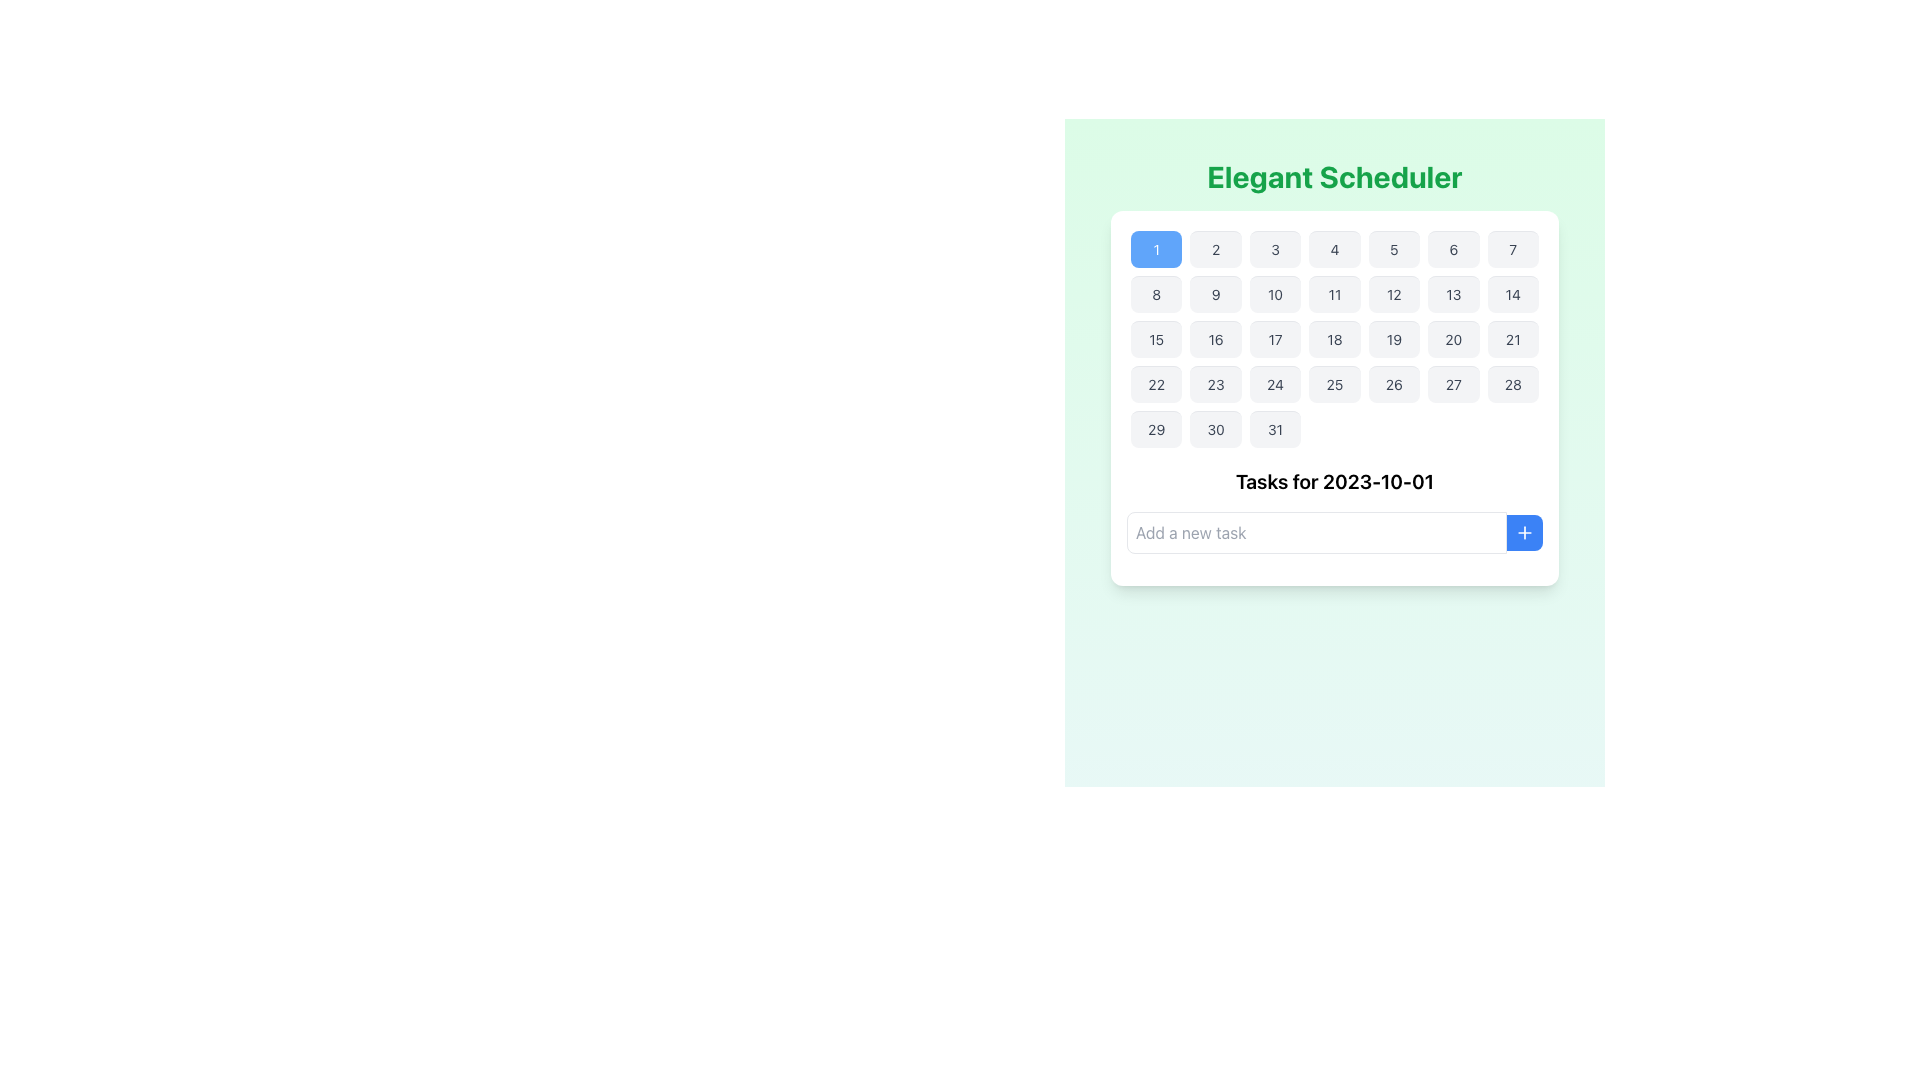 This screenshot has width=1920, height=1080. I want to click on the calendar day button displaying the number '18', so click(1334, 338).